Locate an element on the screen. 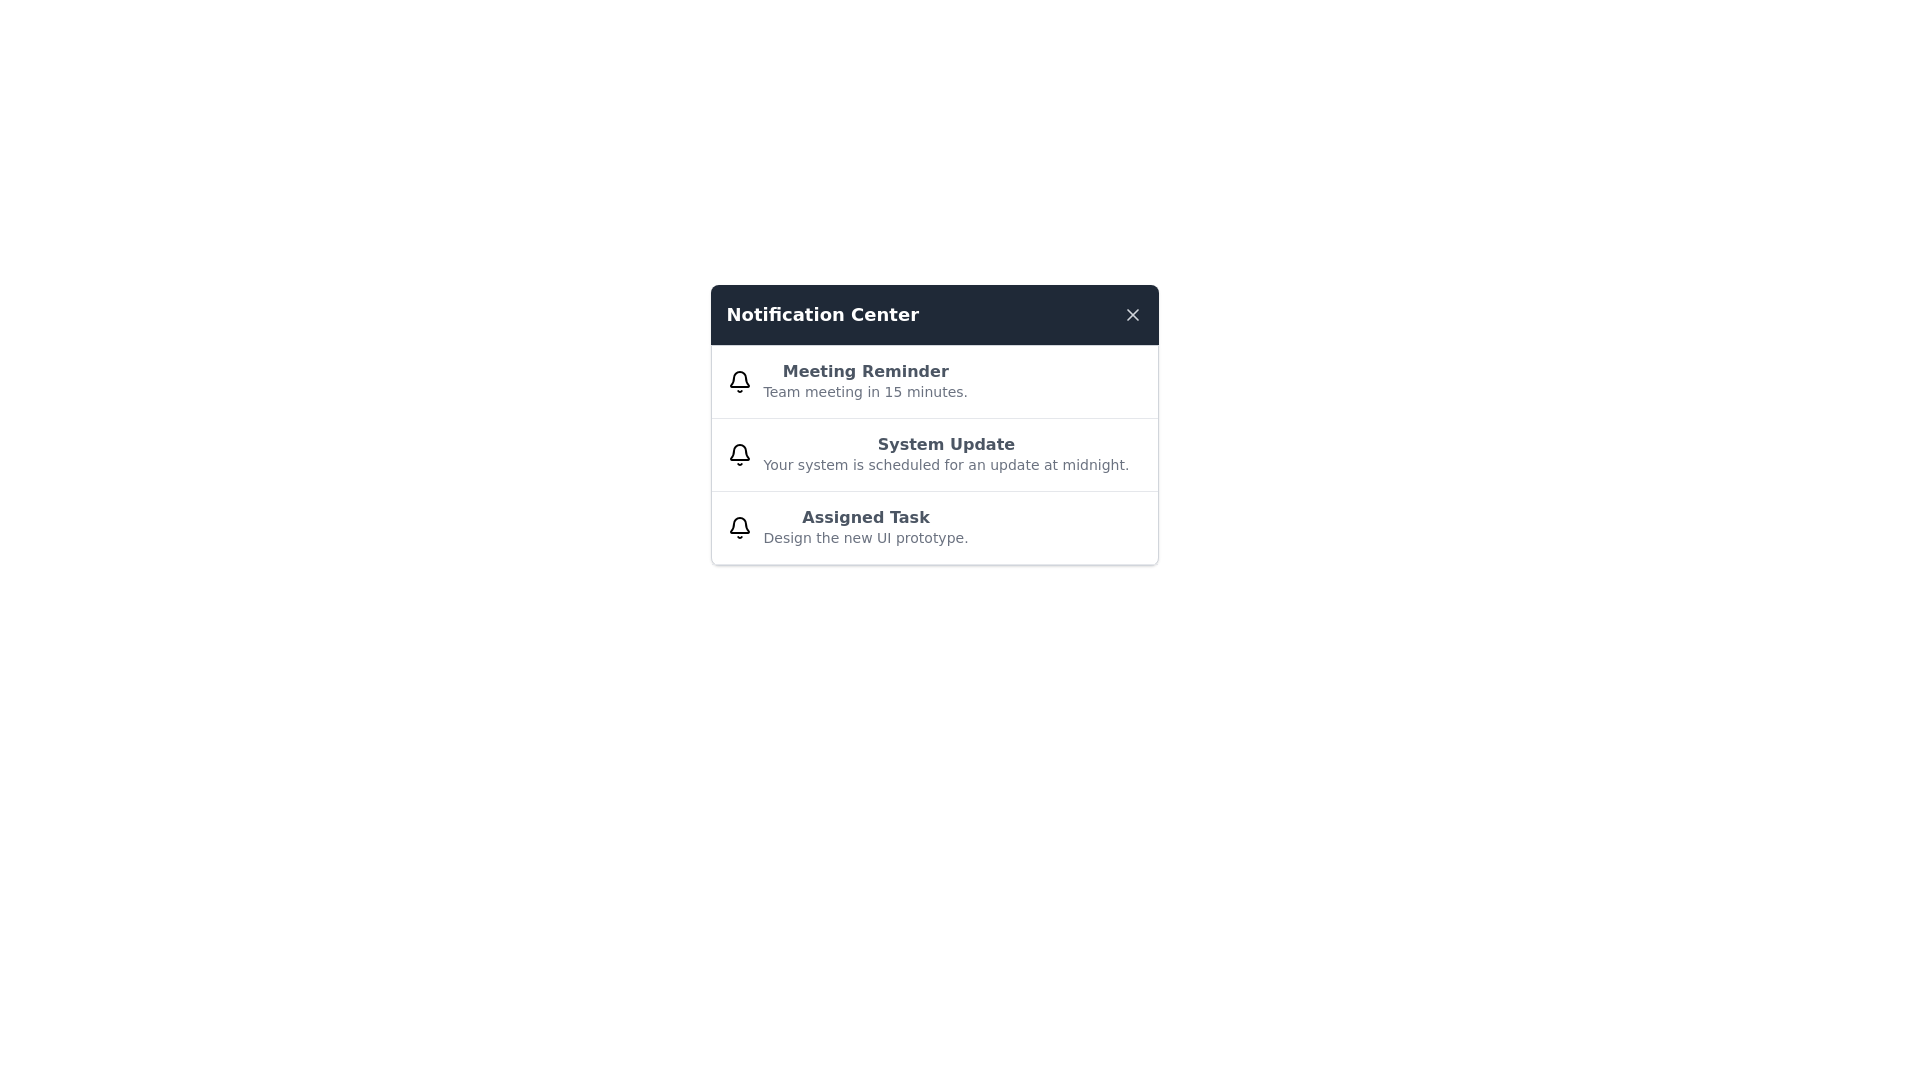  text label that displays 'Meeting Reminder', which is styled with a bold font and gray color, located at the top of the notification card in the Notification Center is located at coordinates (865, 371).